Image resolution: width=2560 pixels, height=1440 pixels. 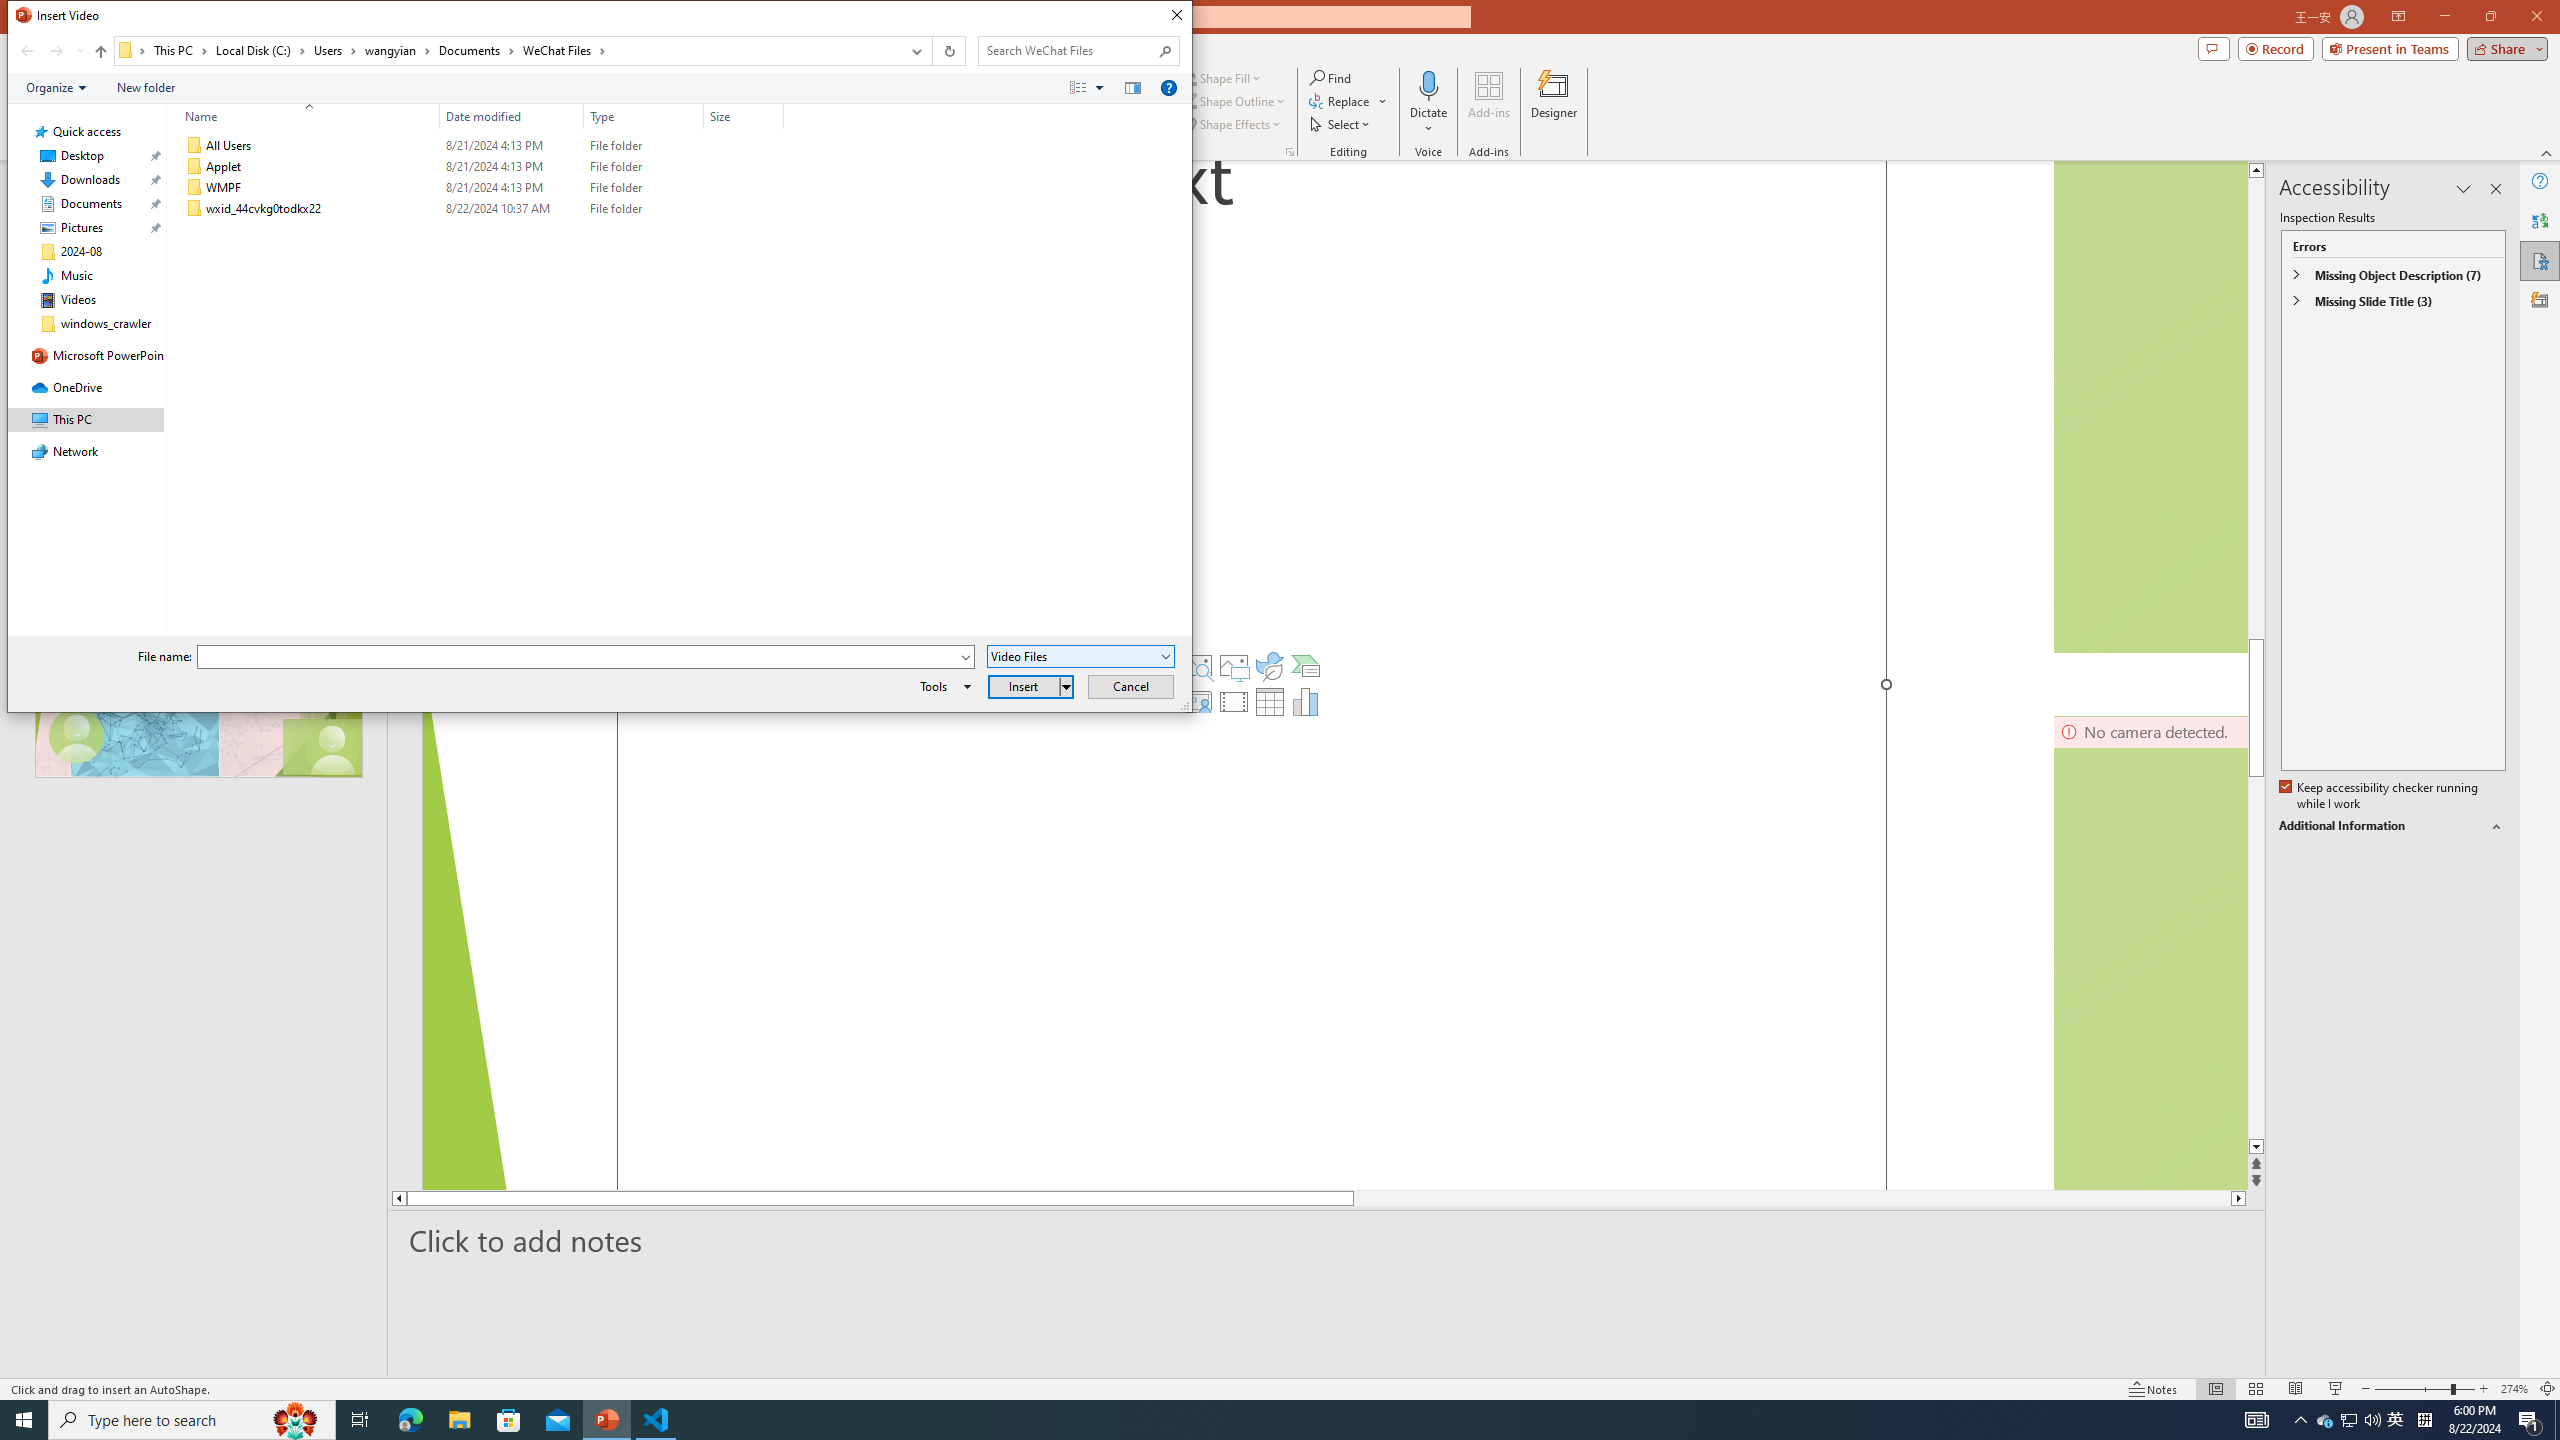 What do you see at coordinates (1304, 701) in the screenshot?
I see `'Insert Chart'` at bounding box center [1304, 701].